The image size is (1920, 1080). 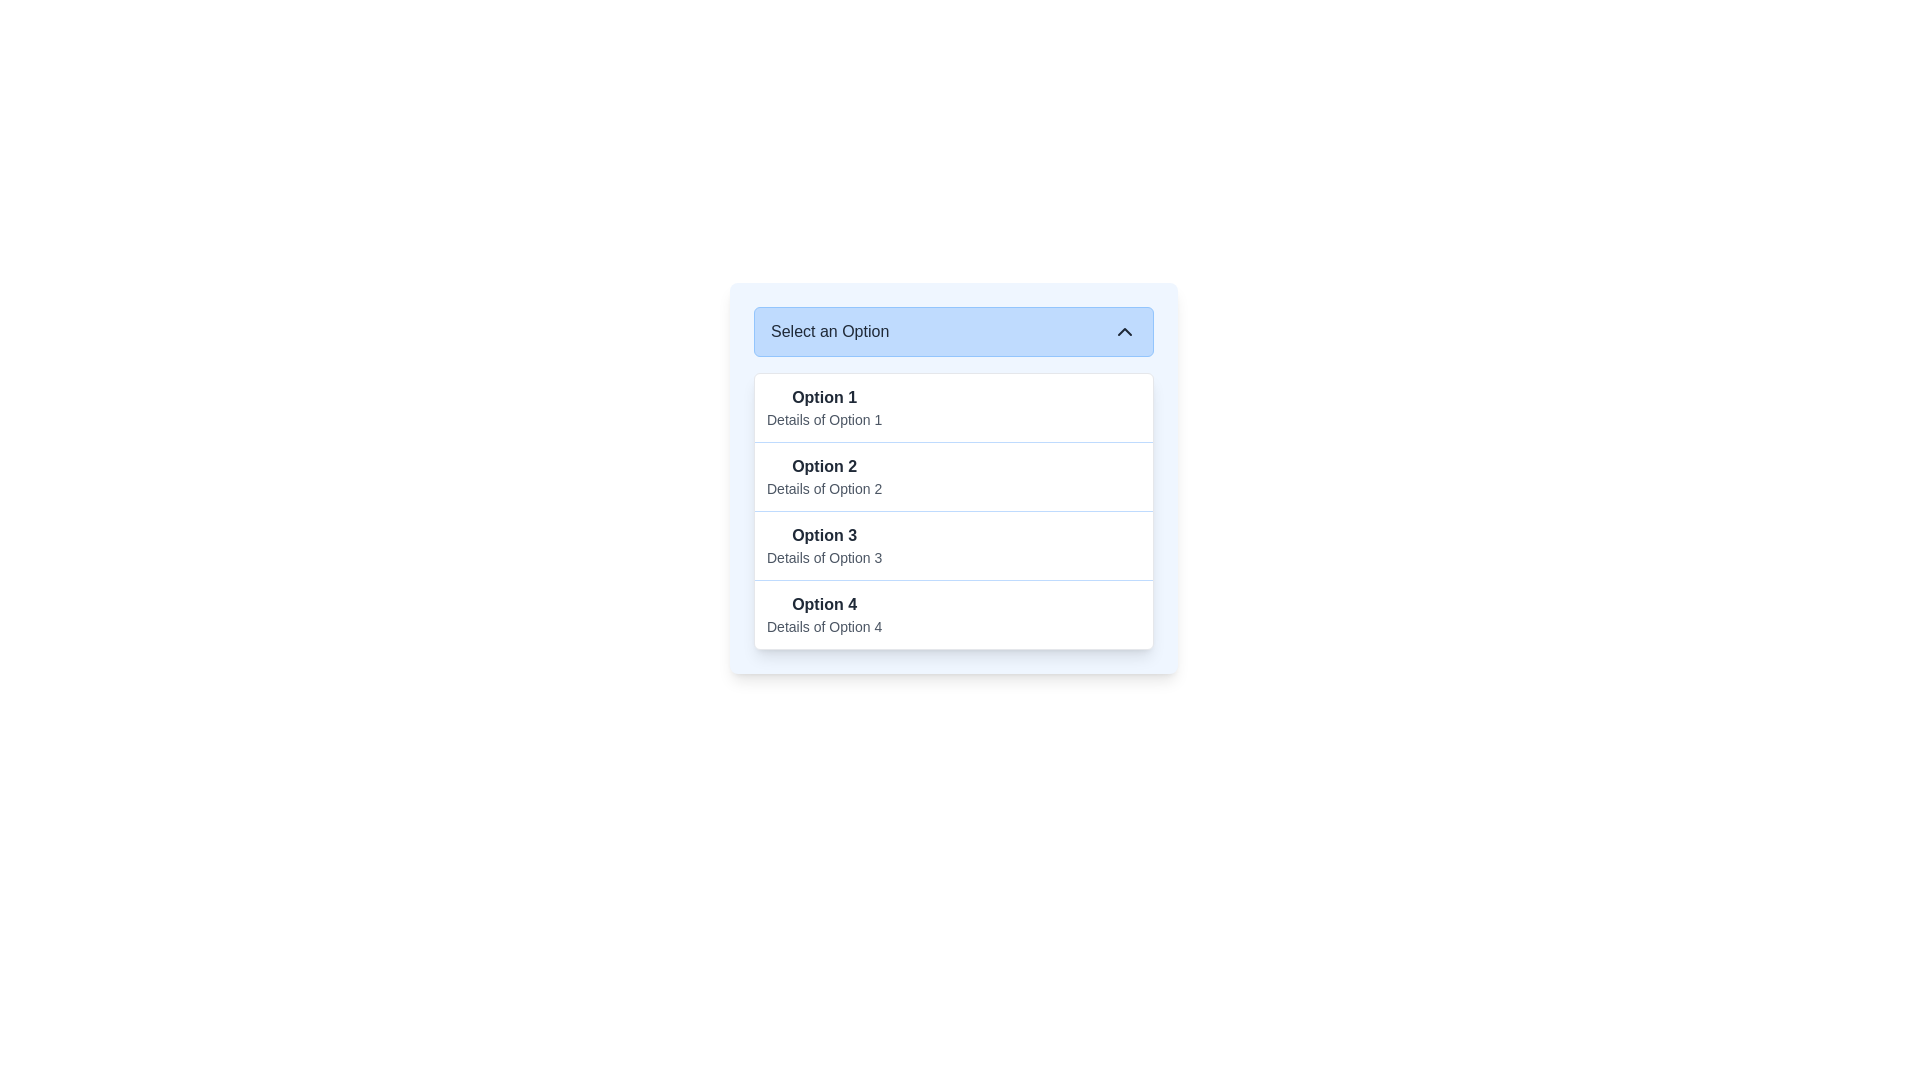 I want to click on the main label for the fourth selectable option in the dropdown menu, located above the text 'Details of Option 4.', so click(x=824, y=604).